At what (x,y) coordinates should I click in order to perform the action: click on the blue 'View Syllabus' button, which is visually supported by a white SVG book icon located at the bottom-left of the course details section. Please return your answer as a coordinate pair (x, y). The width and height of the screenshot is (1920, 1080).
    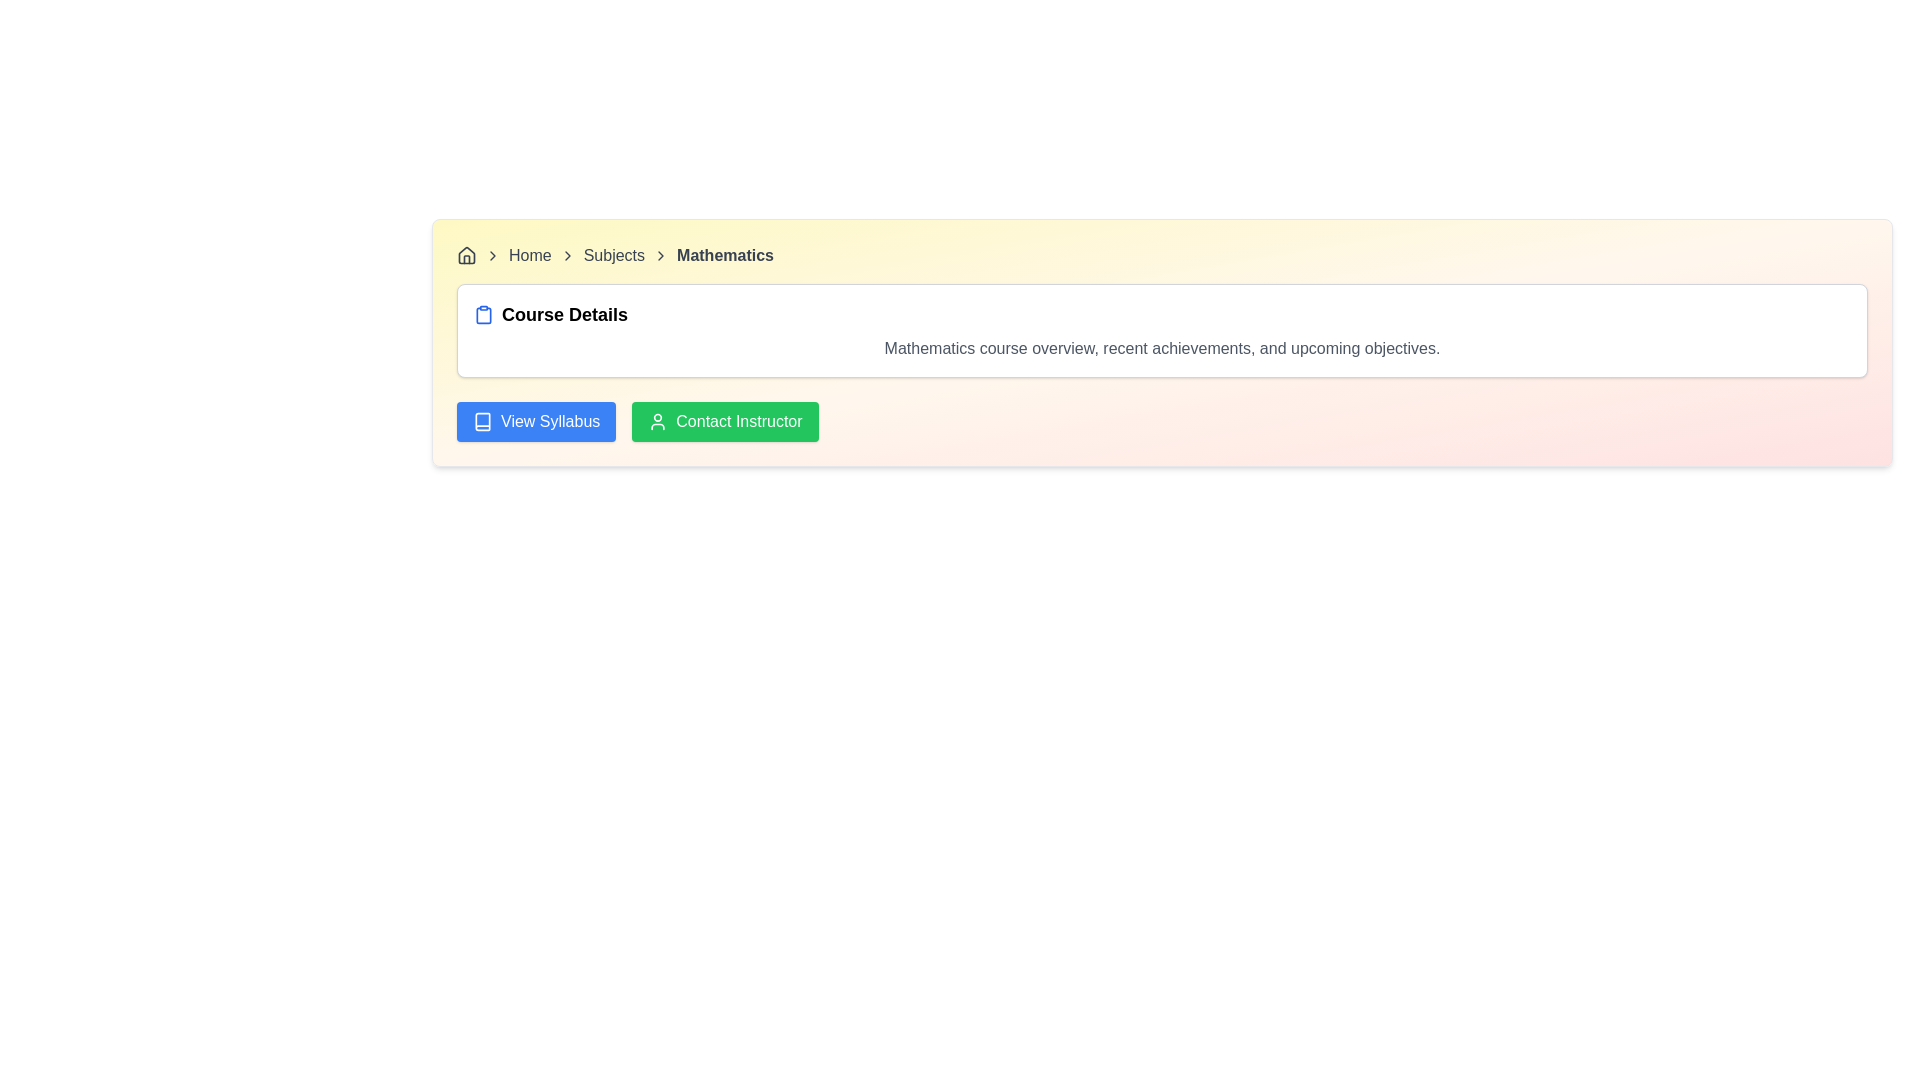
    Looking at the image, I should click on (483, 420).